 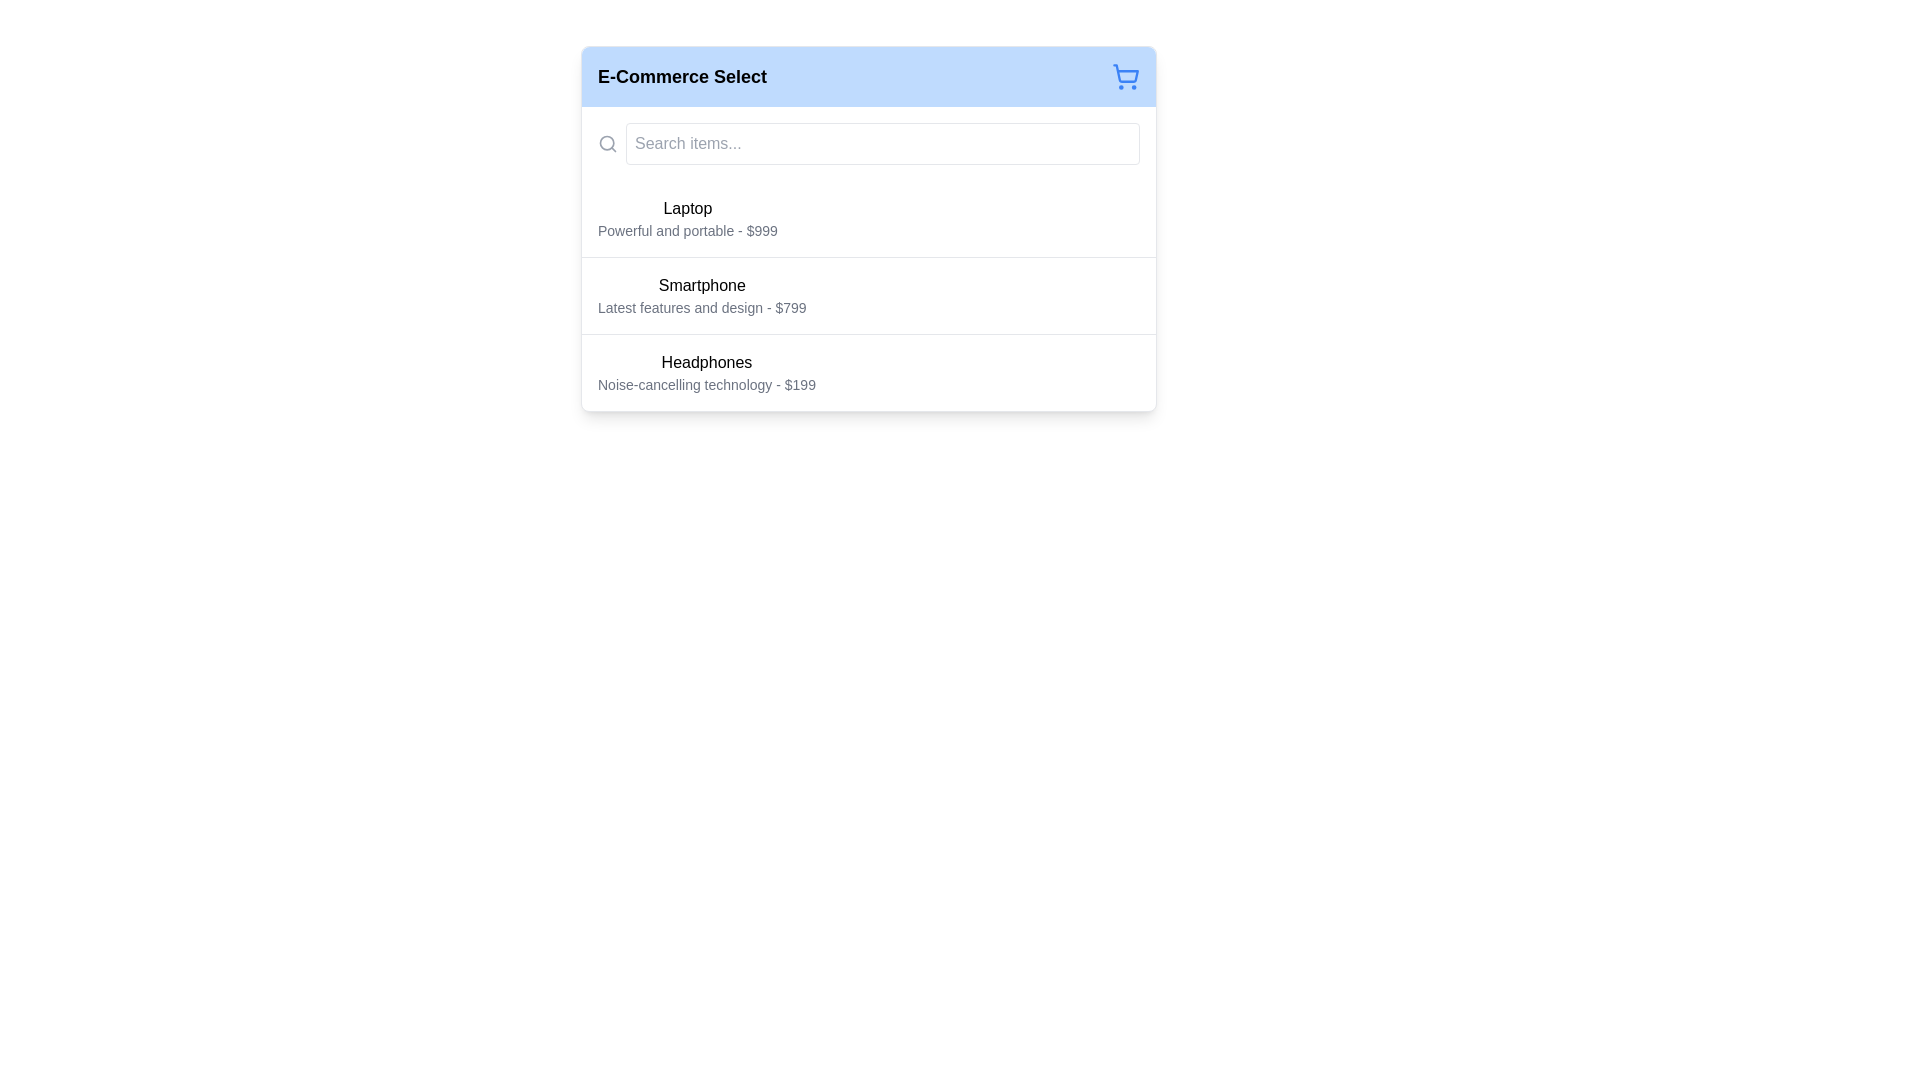 I want to click on the shopping cart icon located at the top-right corner of the interface, which visually represents the shopping cart and is part of the e-commerce application, so click(x=1126, y=72).